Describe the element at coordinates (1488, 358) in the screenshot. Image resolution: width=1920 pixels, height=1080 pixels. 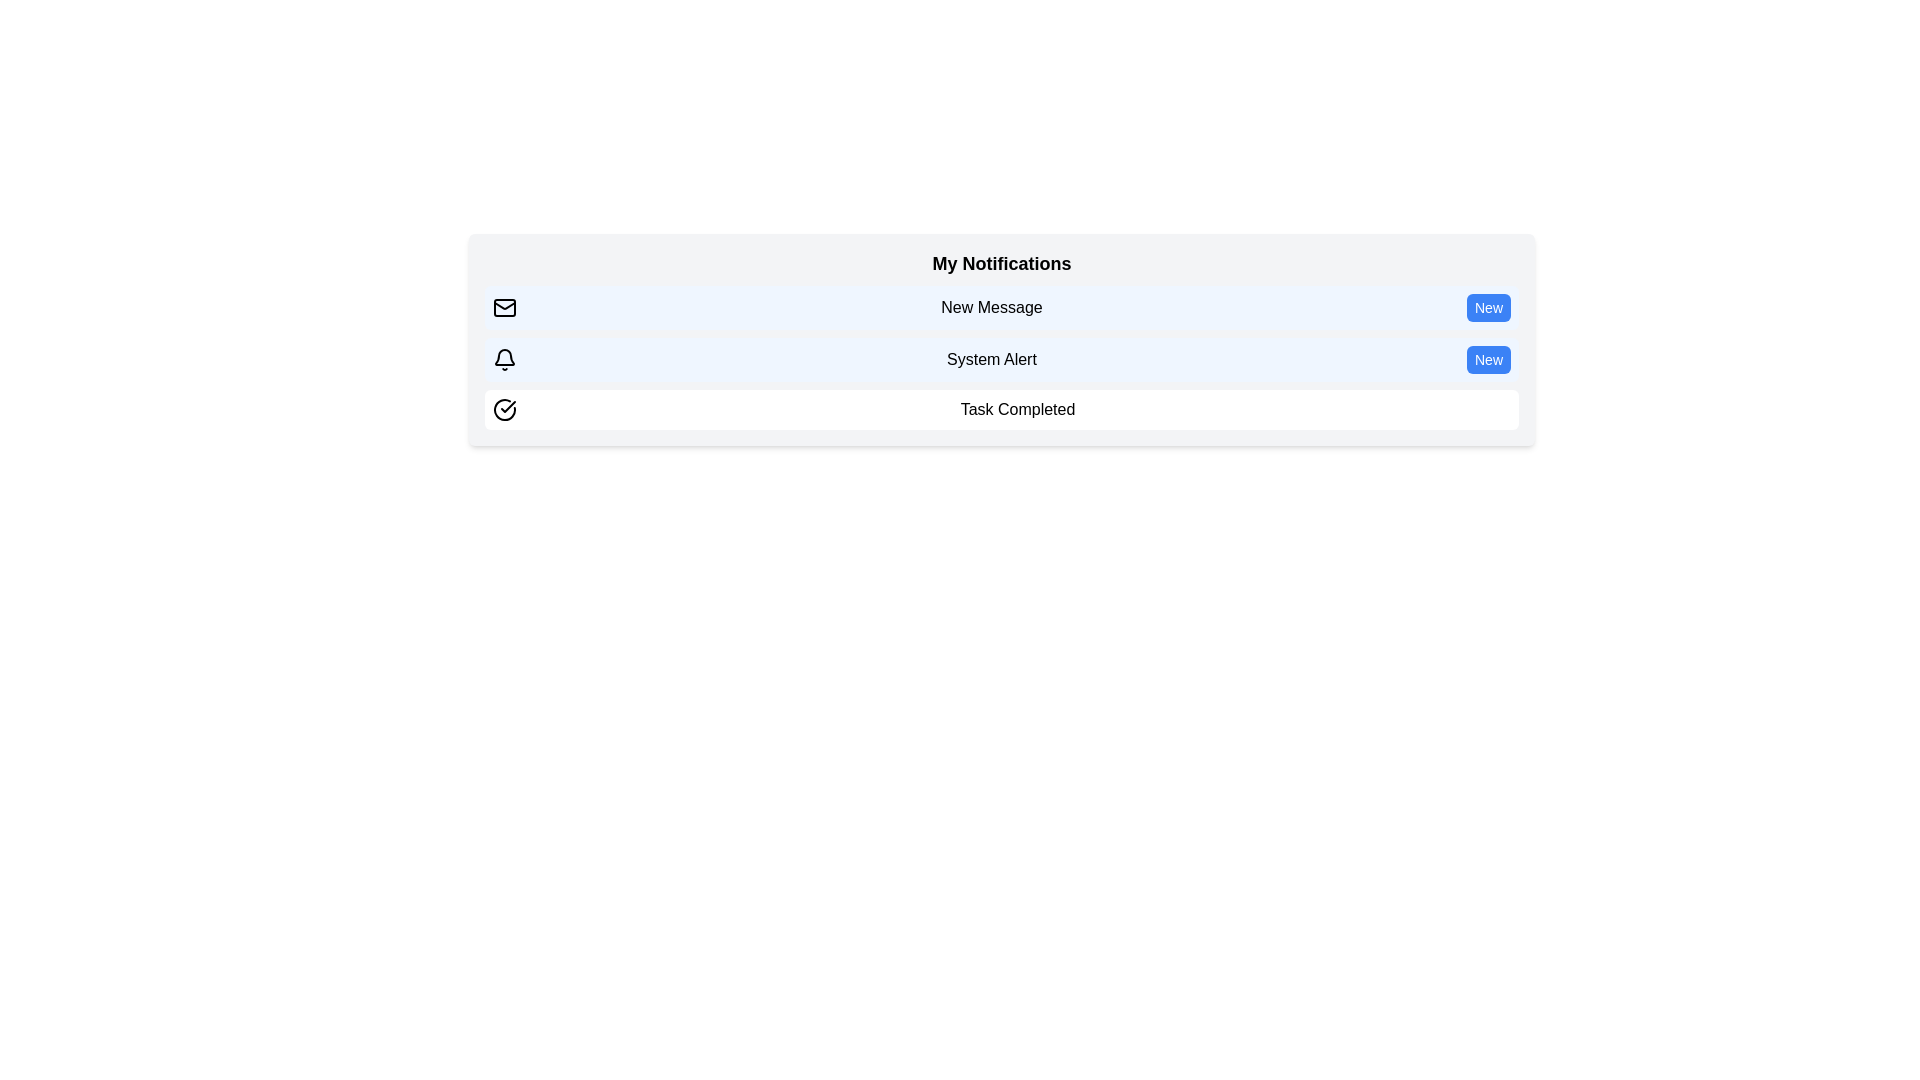
I see `the 'New' button, which is a small rectangular button with white text on a blue background, located to the right of the 'System Alert' item in the notifications list` at that location.